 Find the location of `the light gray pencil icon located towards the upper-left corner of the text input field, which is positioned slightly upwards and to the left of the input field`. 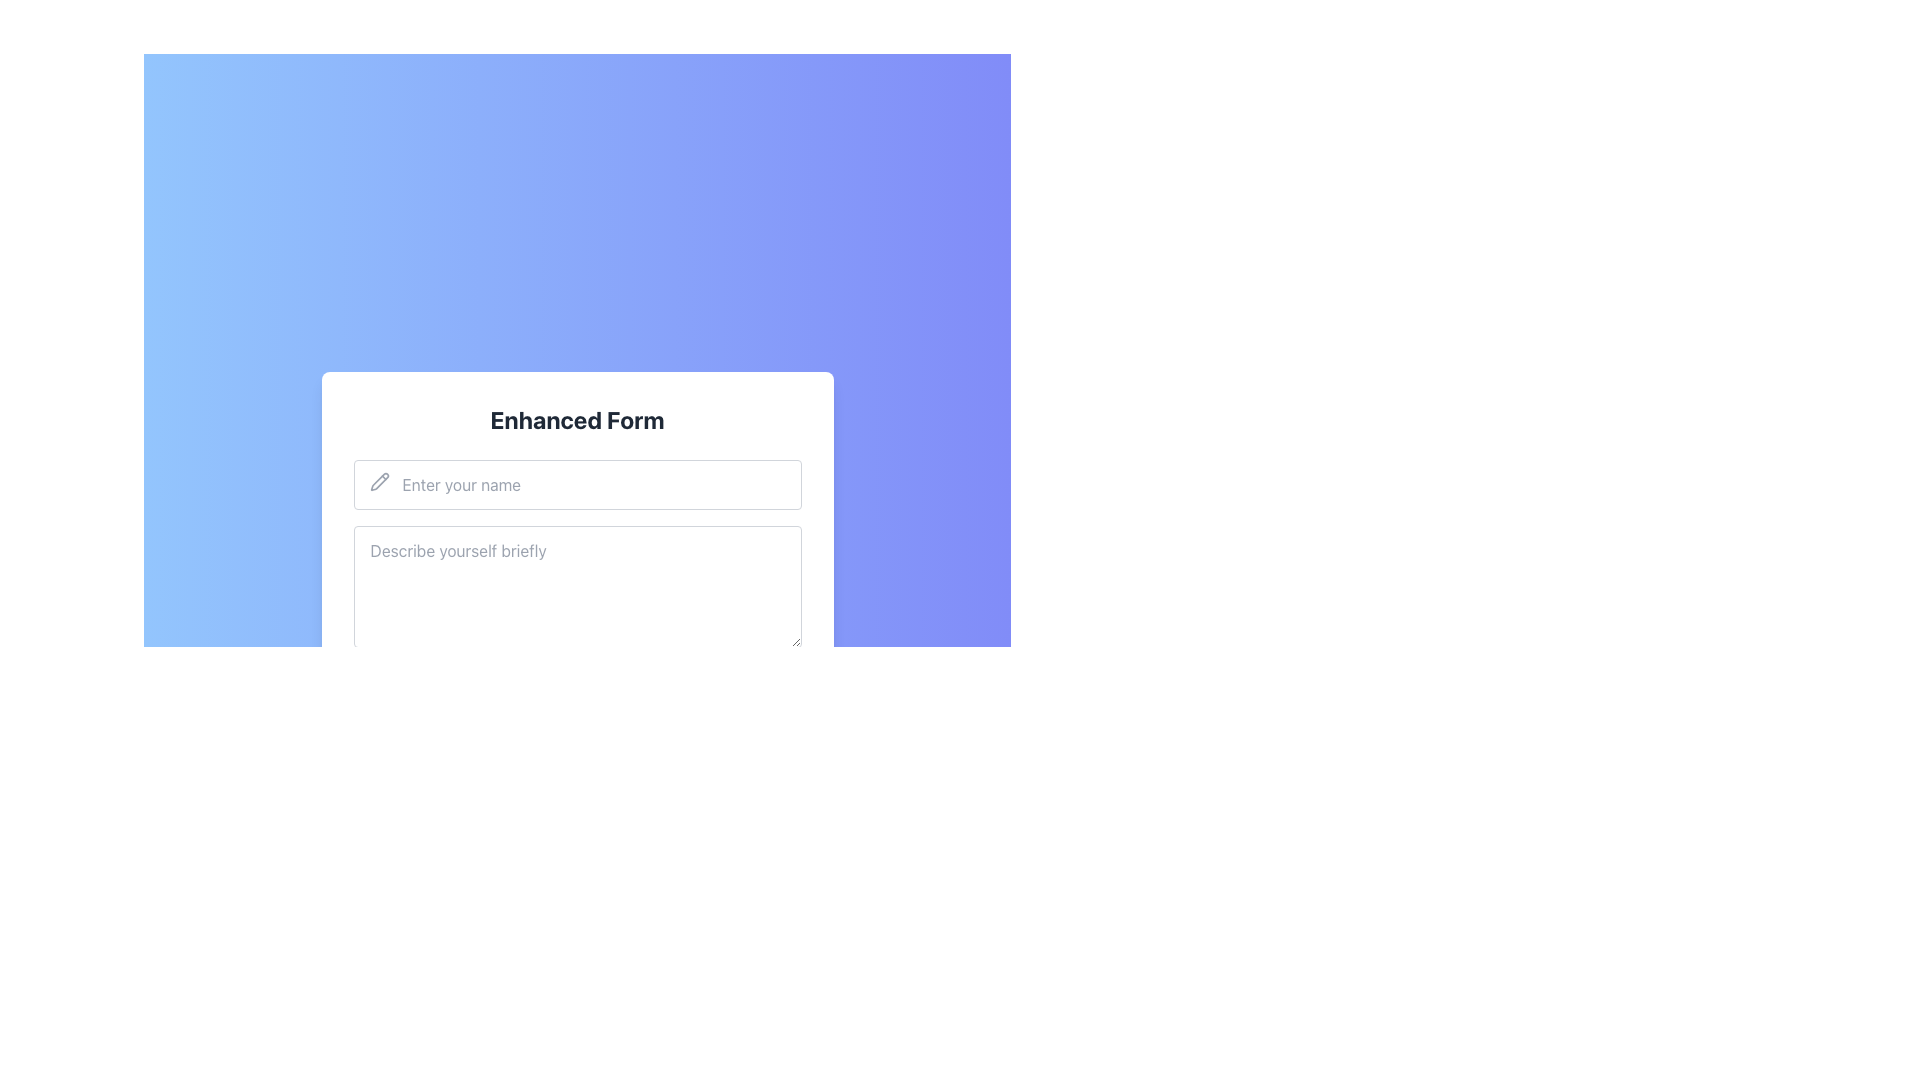

the light gray pencil icon located towards the upper-left corner of the text input field, which is positioned slightly upwards and to the left of the input field is located at coordinates (379, 482).